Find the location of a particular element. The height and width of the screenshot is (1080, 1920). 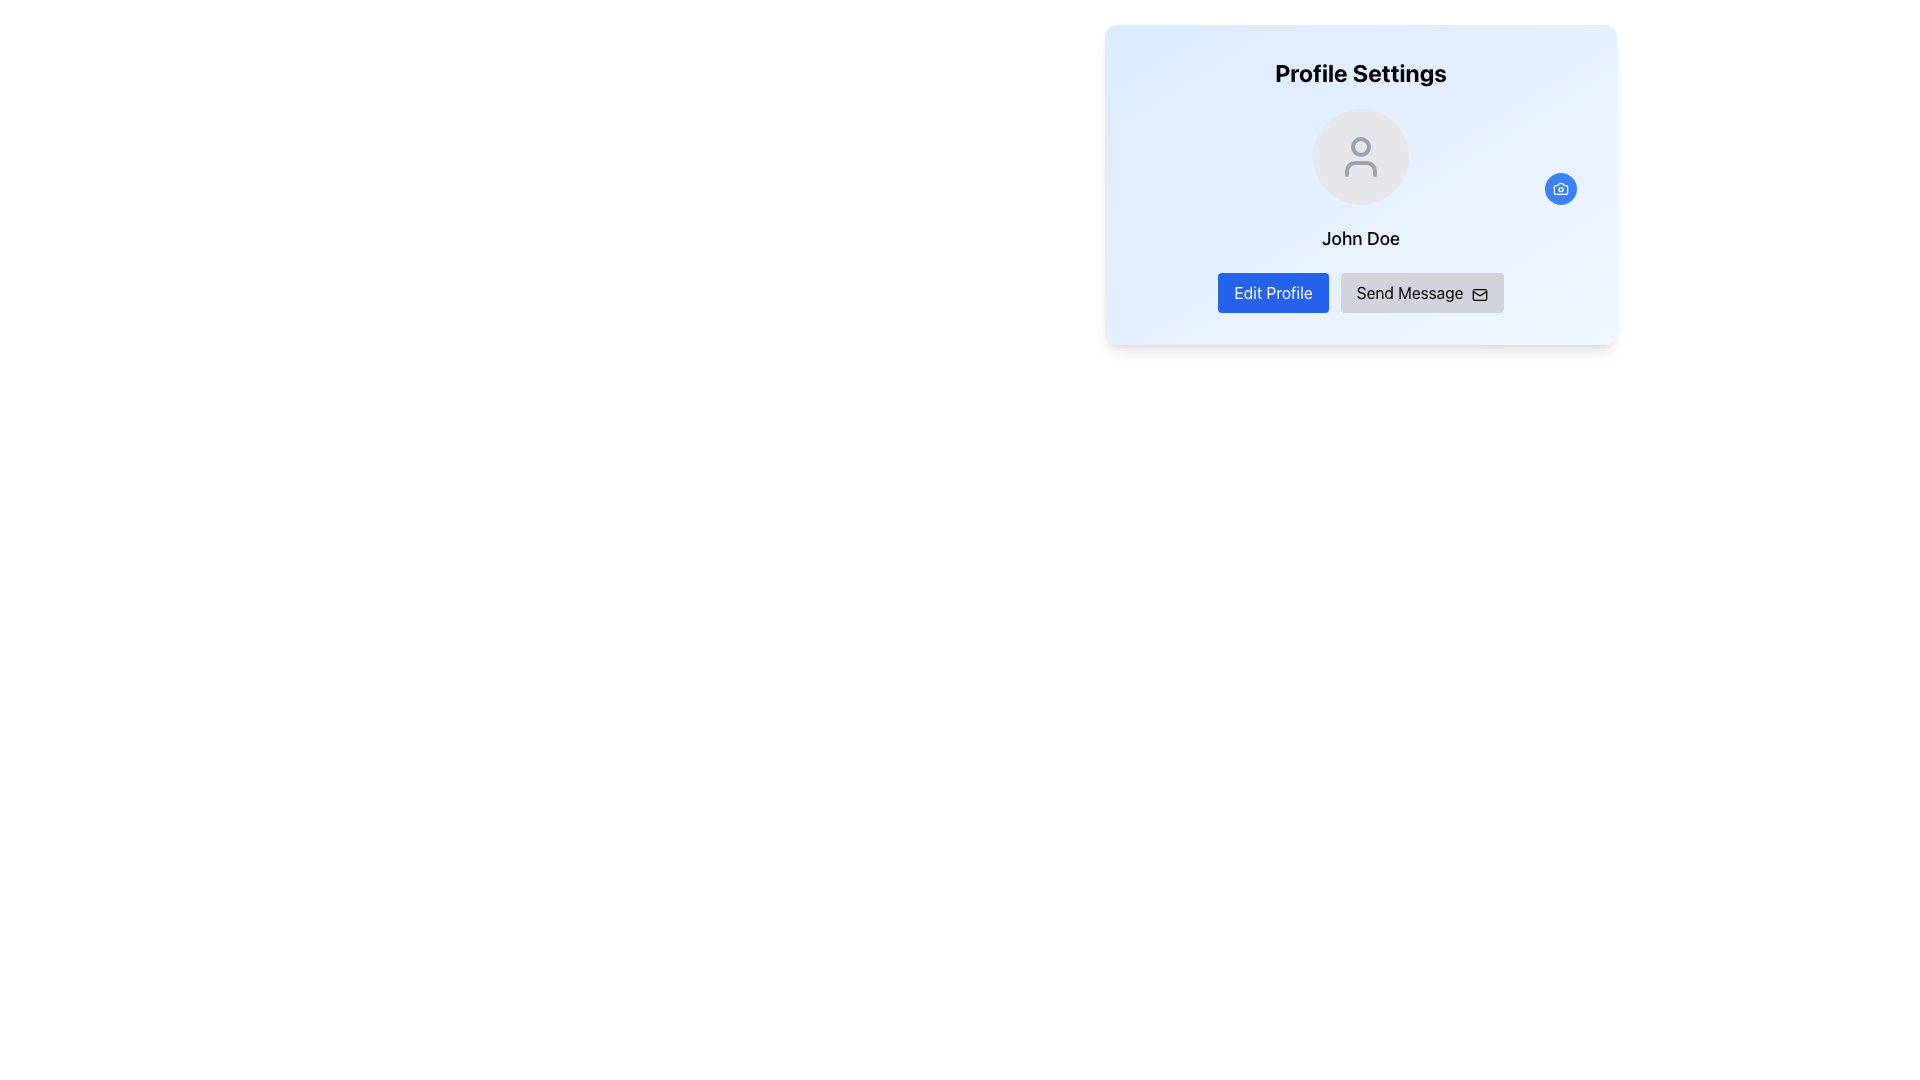

the leftmost button in the 'Profile Settings' section is located at coordinates (1272, 293).